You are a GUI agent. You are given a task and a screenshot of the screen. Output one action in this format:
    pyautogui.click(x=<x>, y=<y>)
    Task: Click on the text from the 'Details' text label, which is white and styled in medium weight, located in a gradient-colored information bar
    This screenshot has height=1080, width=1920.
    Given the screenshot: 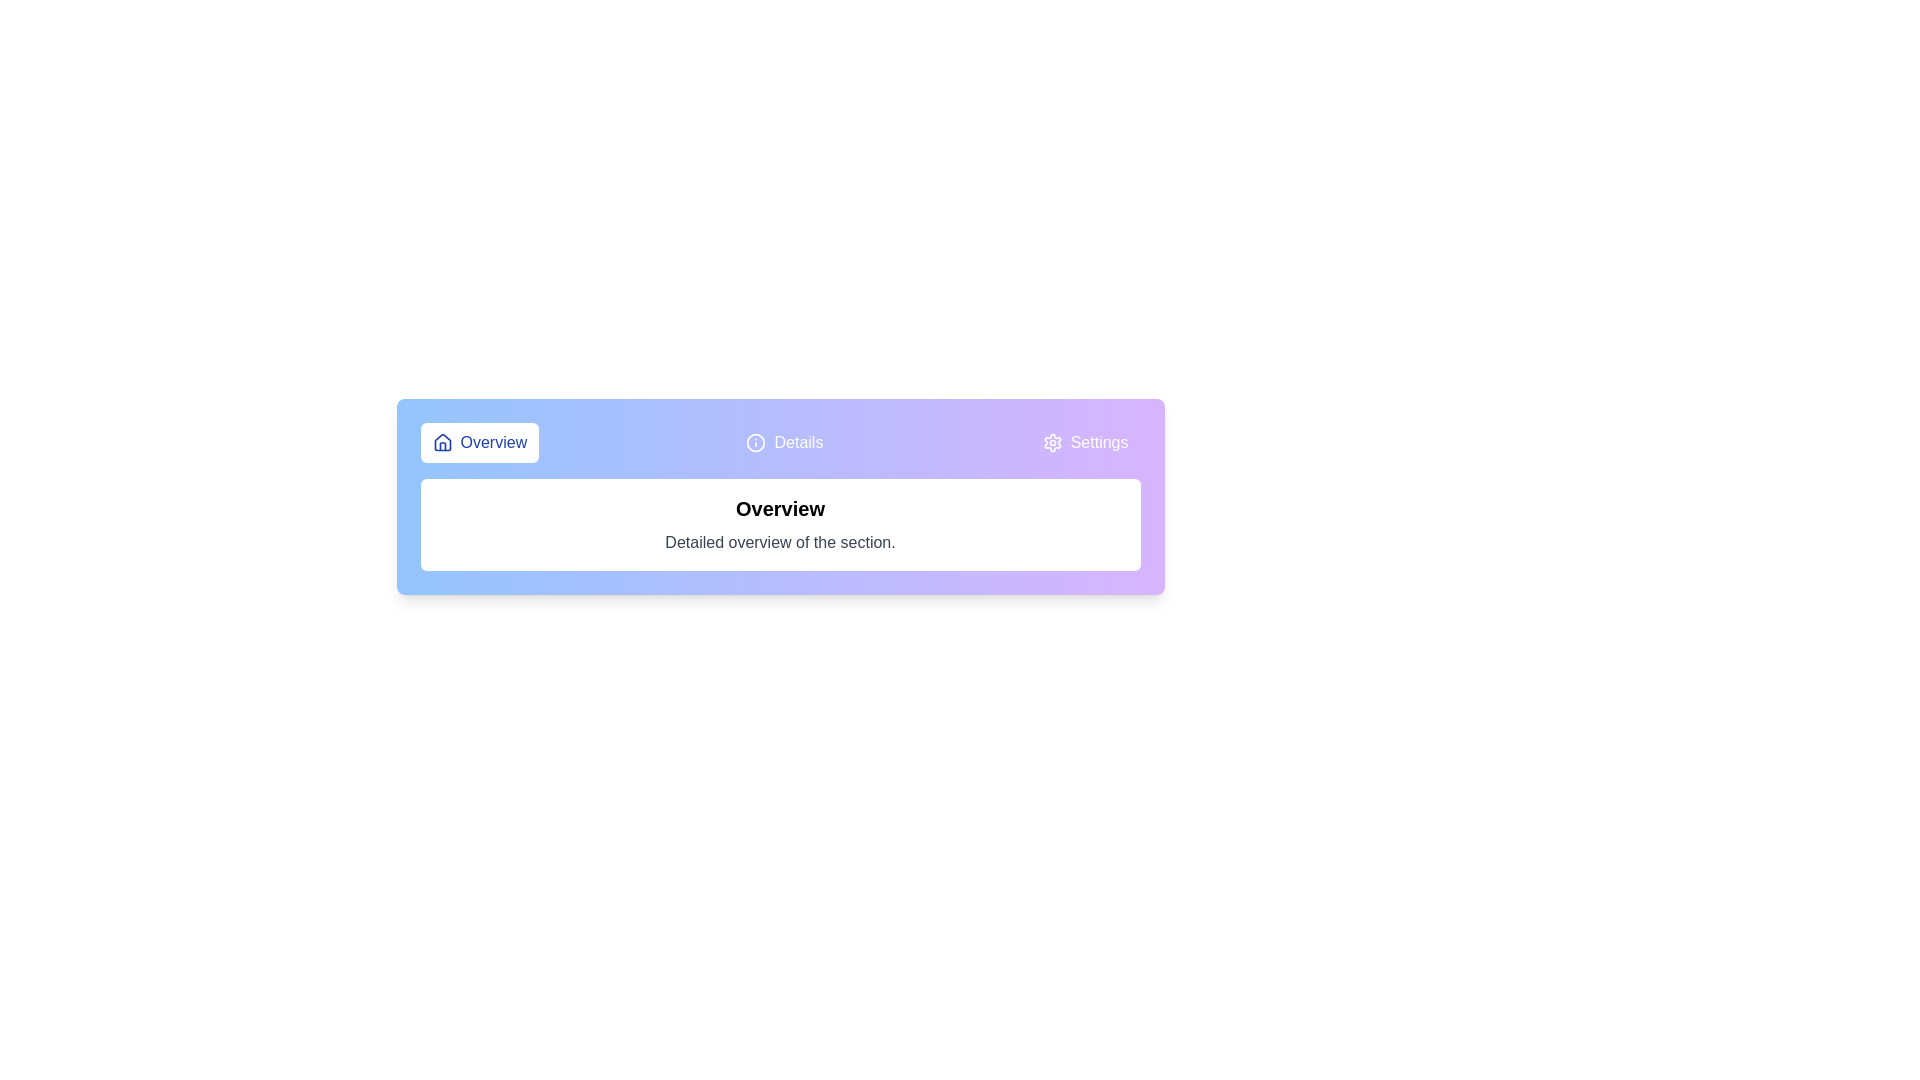 What is the action you would take?
    pyautogui.click(x=797, y=442)
    